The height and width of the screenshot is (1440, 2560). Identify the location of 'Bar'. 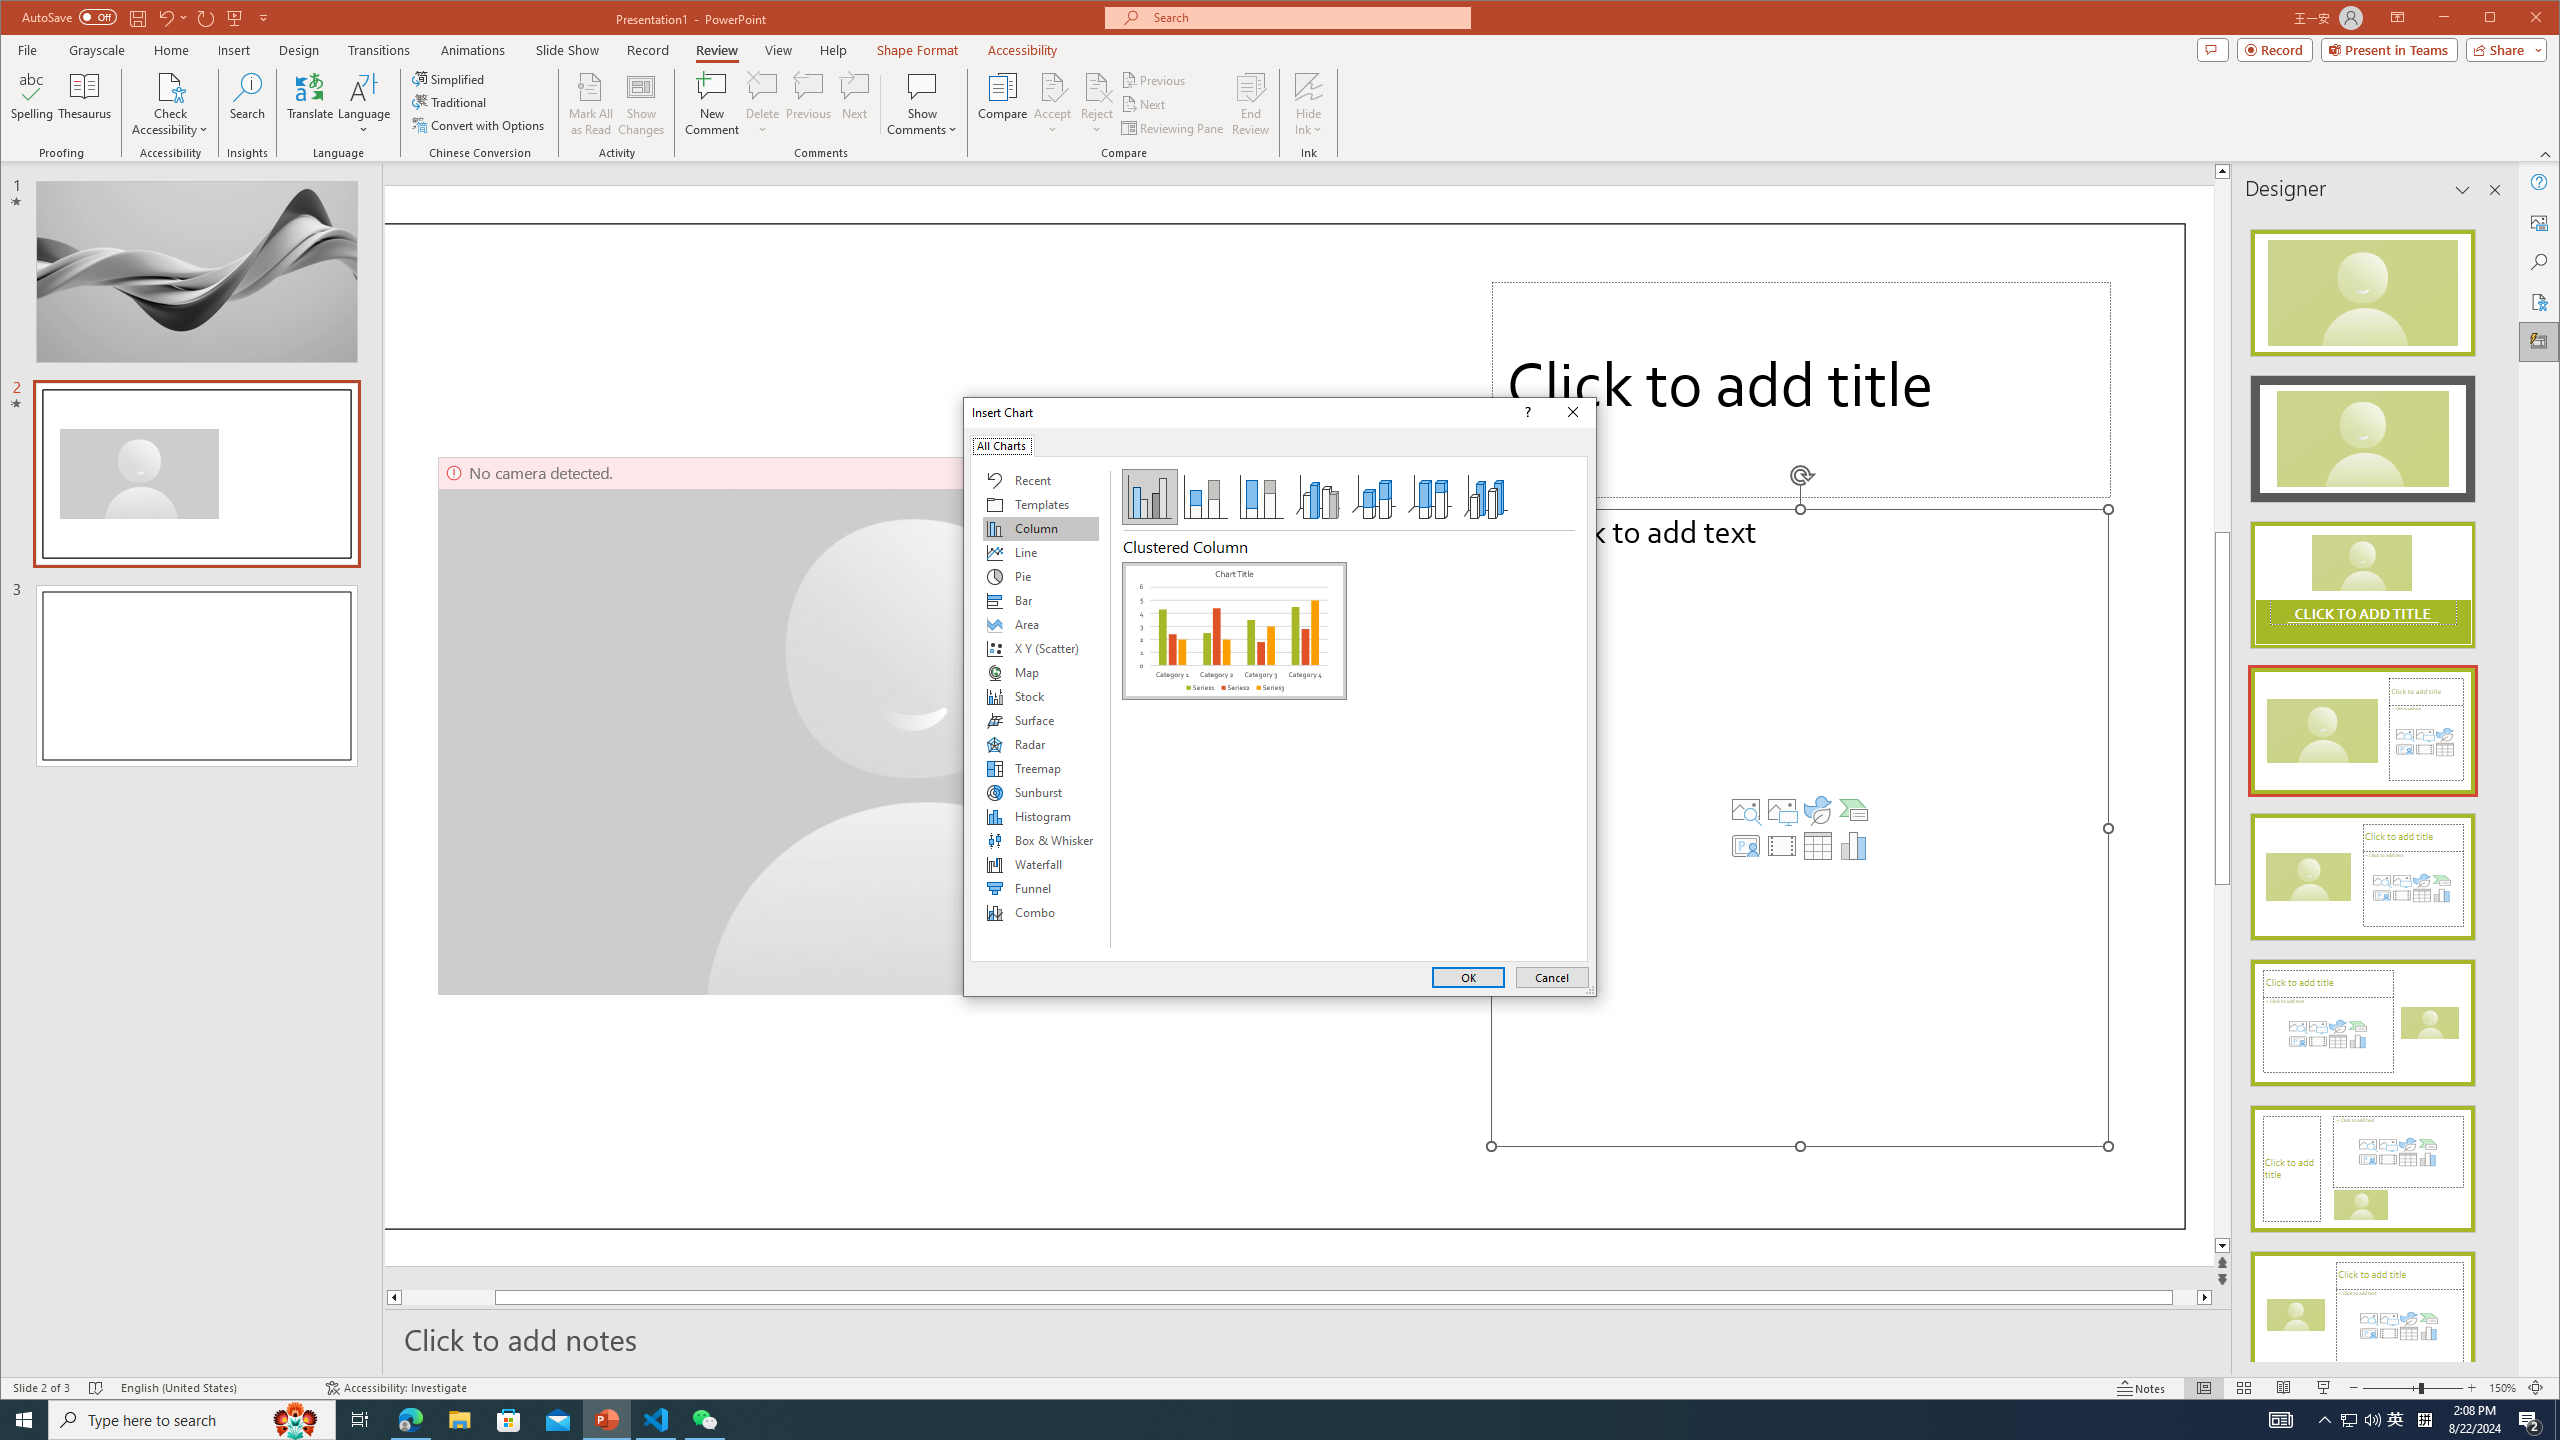
(1039, 601).